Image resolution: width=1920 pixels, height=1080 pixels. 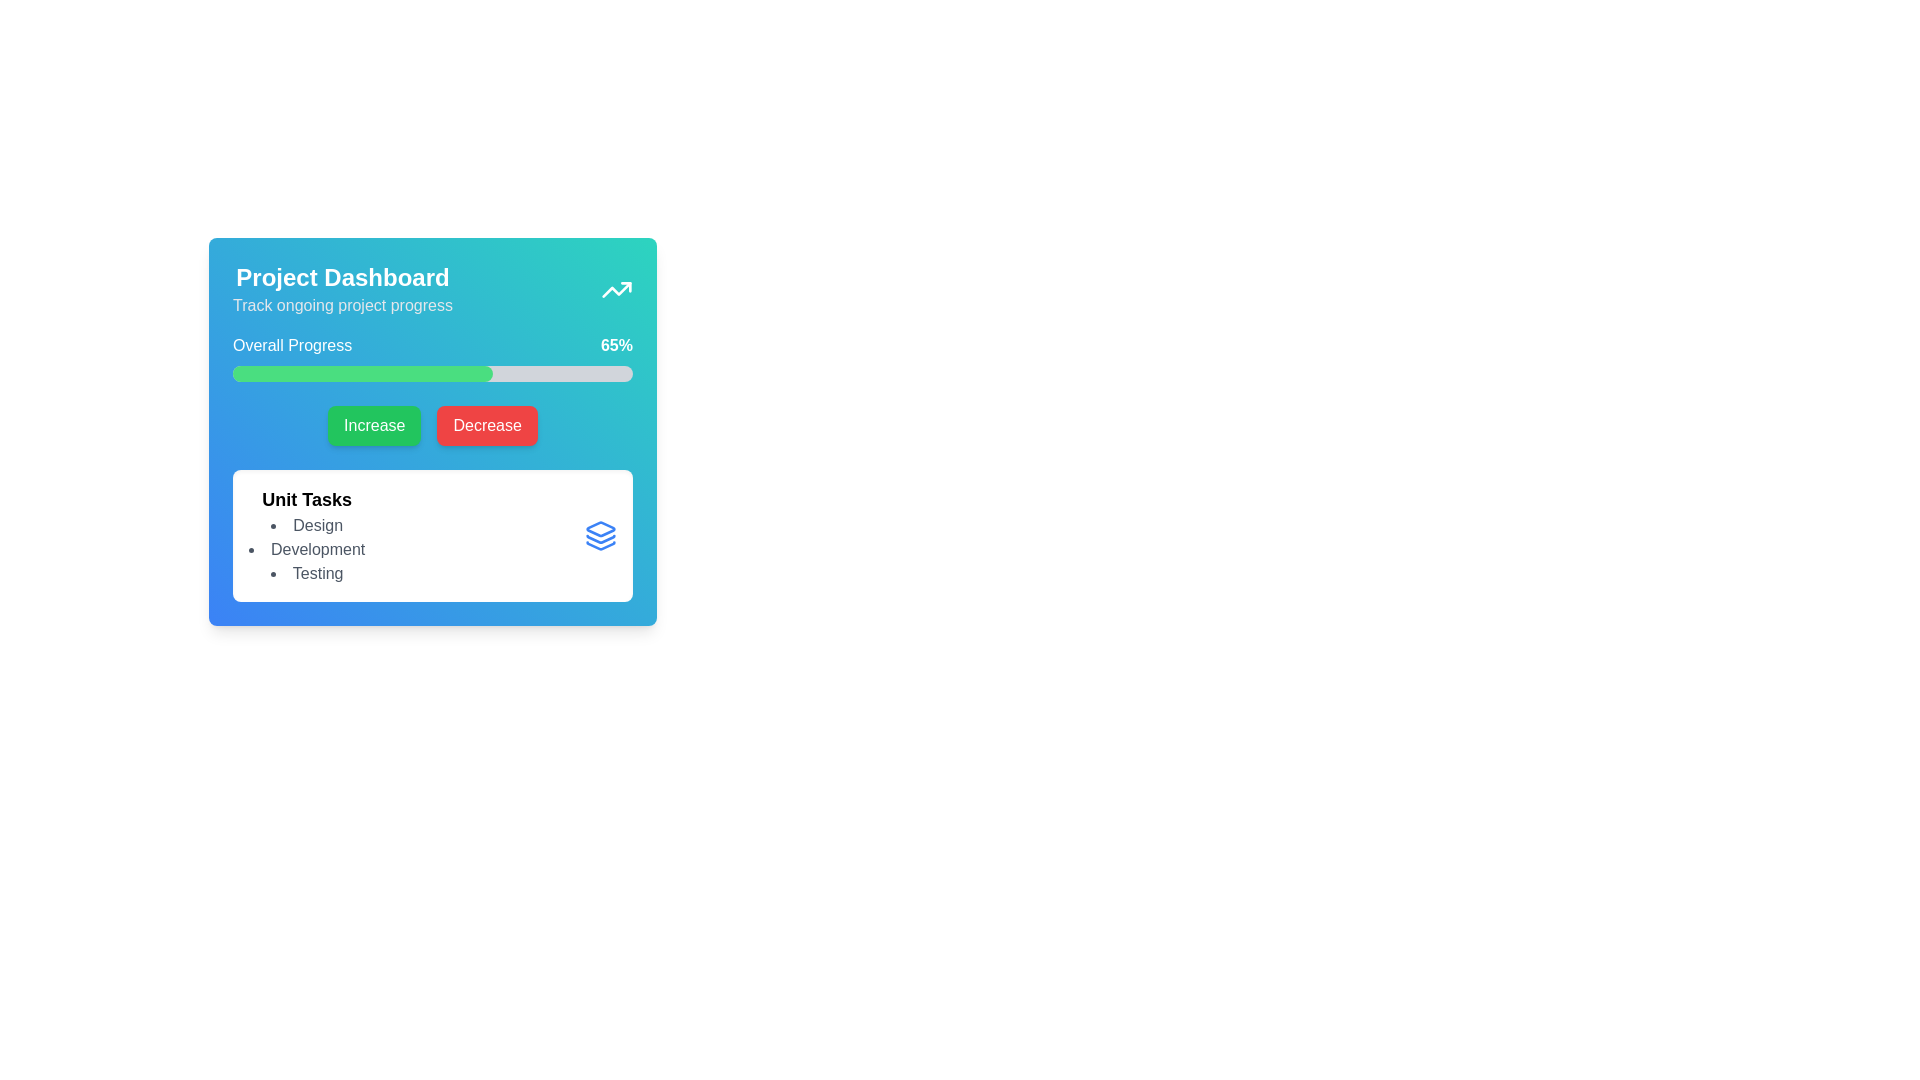 What do you see at coordinates (342, 289) in the screenshot?
I see `Informational Text Block located in the upper-left corner of the dashboard card layout, which provides a title and brief description for the dashboard` at bounding box center [342, 289].